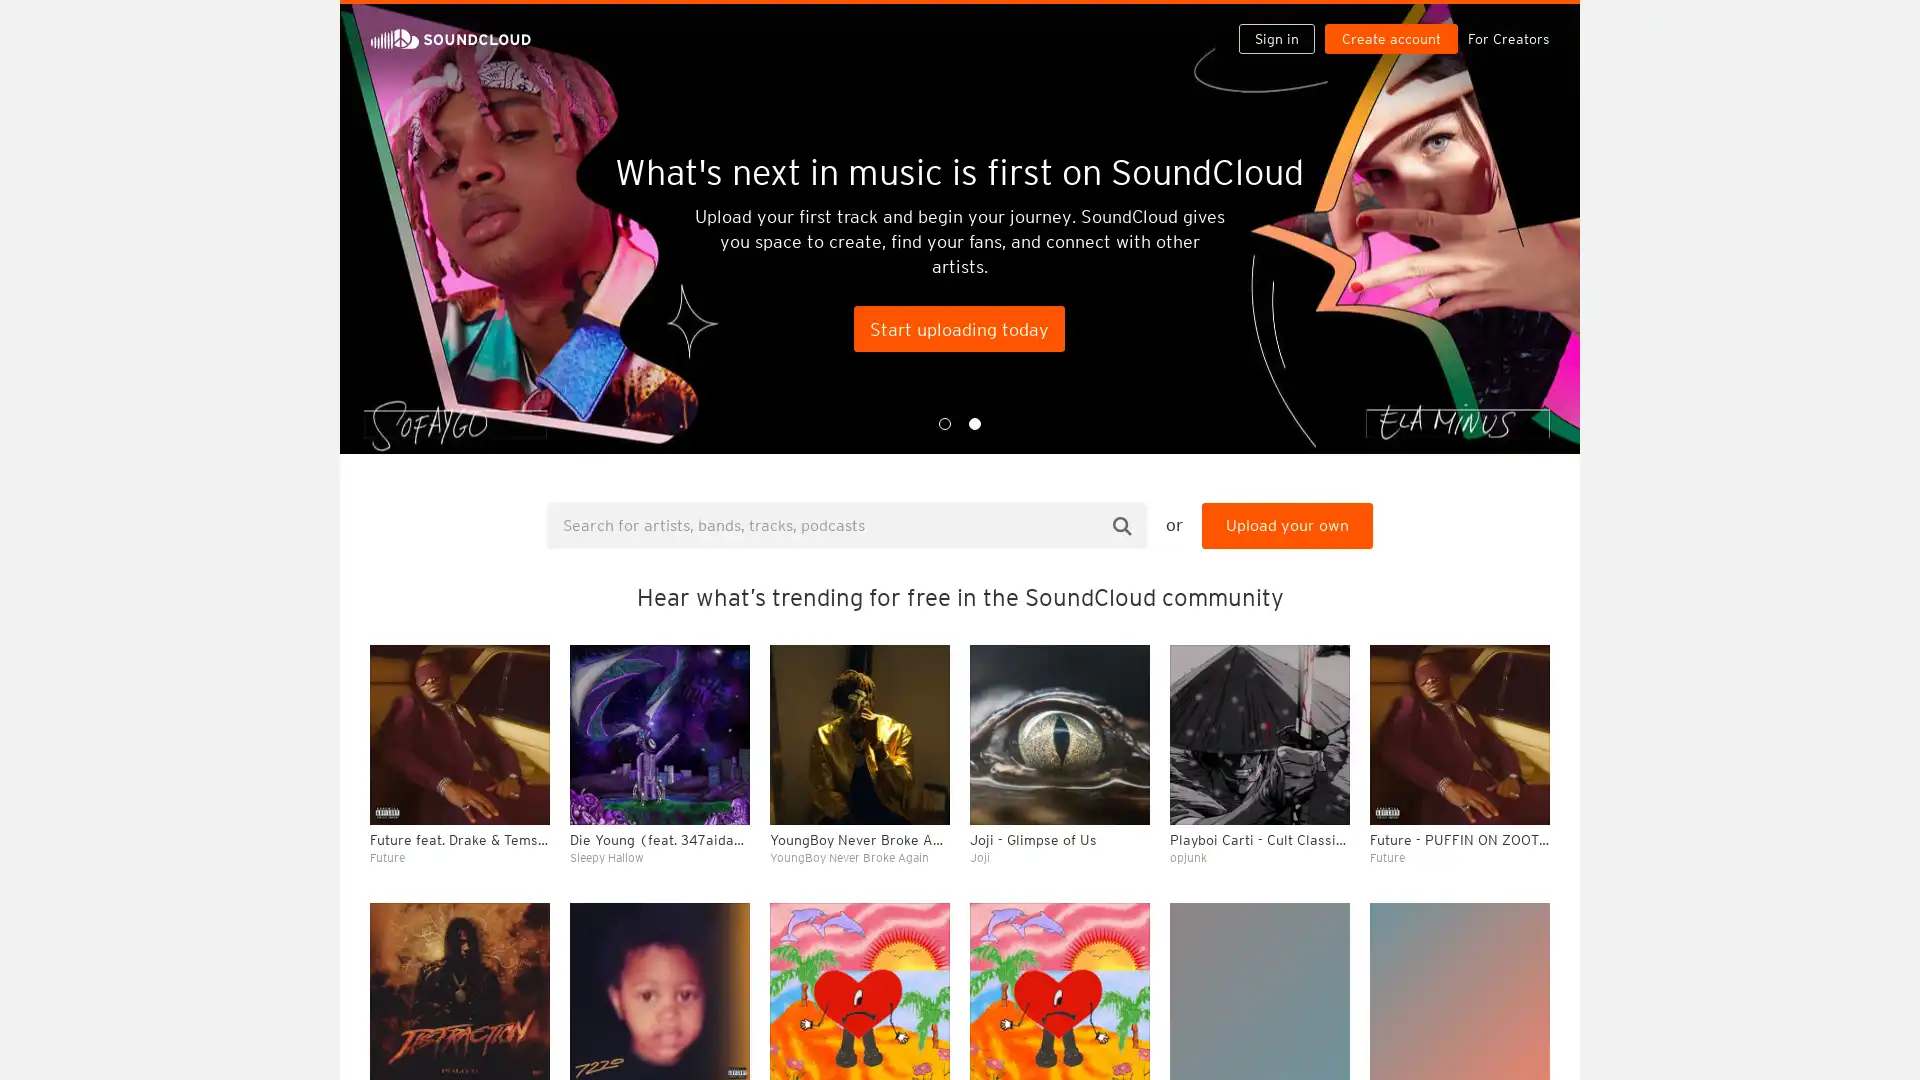 Image resolution: width=1920 pixels, height=1080 pixels. What do you see at coordinates (1536, 546) in the screenshot?
I see `Hide queue` at bounding box center [1536, 546].